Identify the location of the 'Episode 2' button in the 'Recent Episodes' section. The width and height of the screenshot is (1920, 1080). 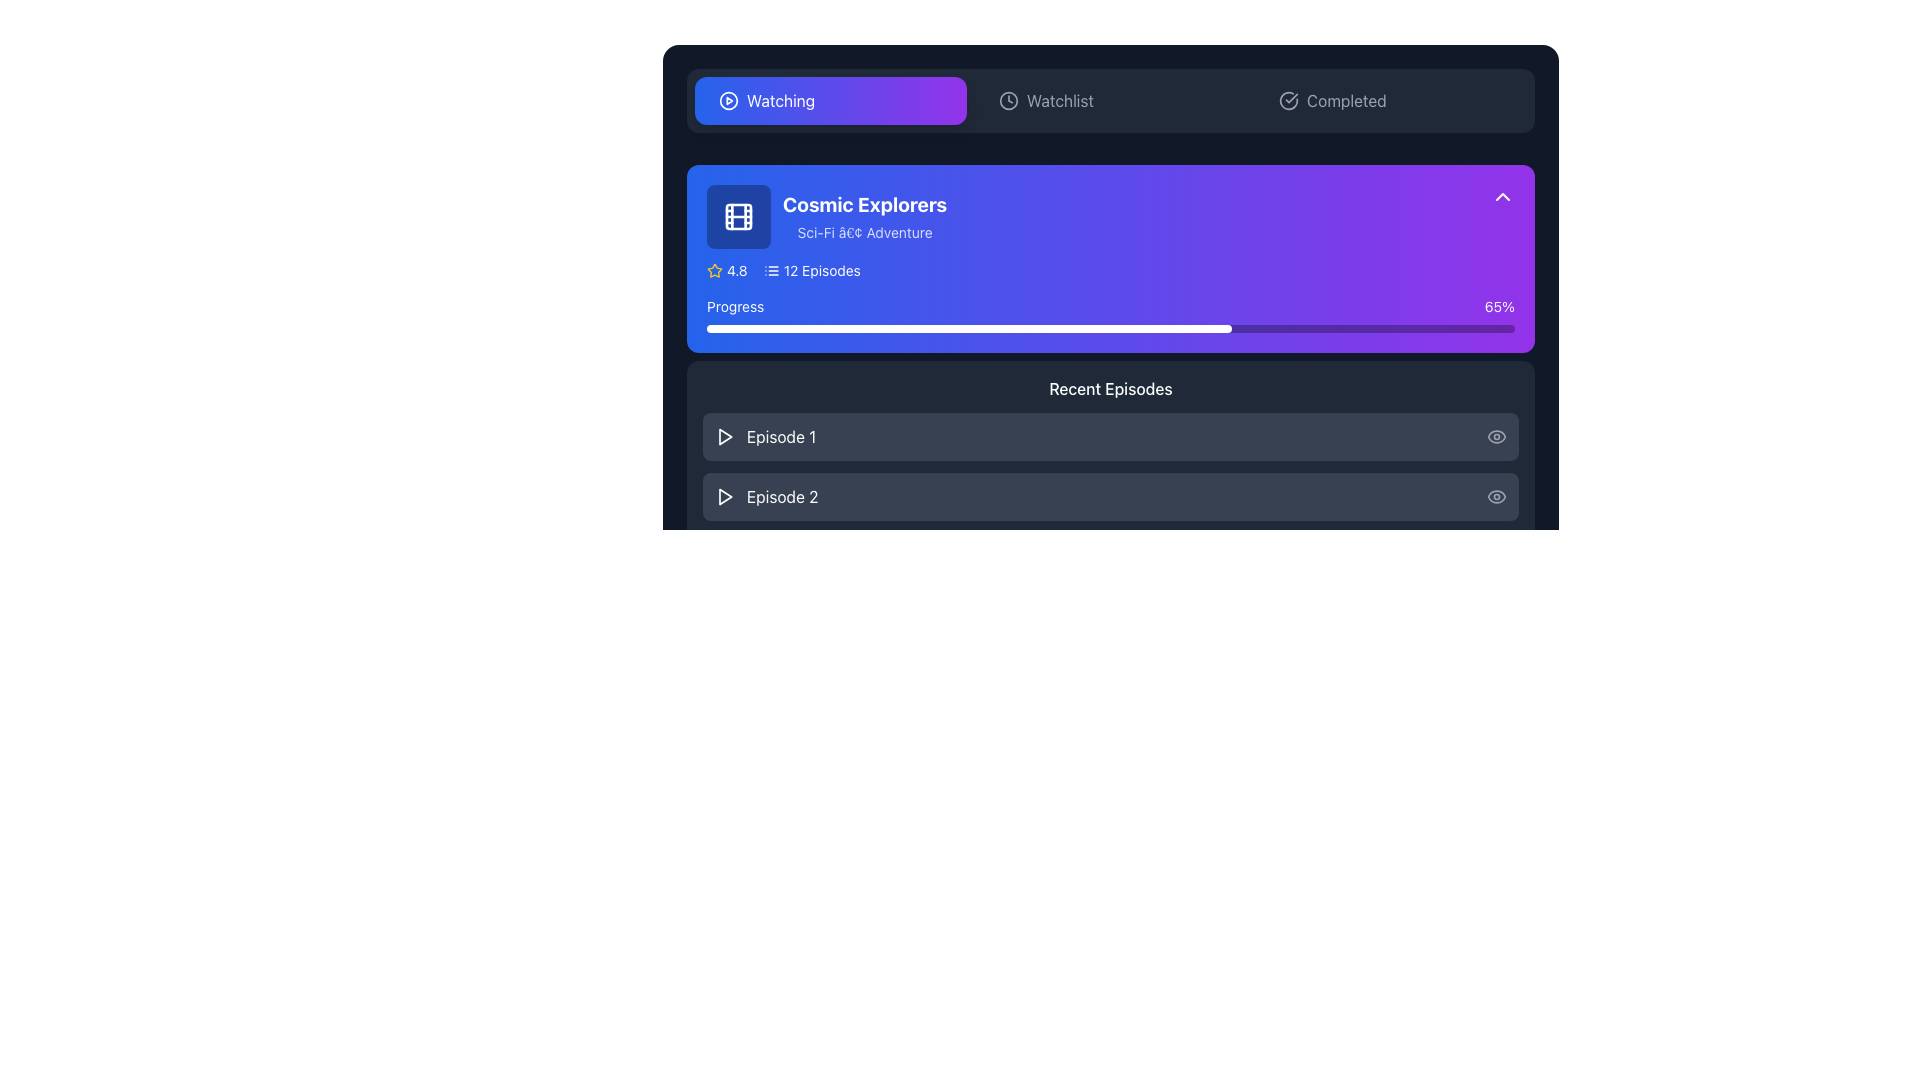
(1109, 496).